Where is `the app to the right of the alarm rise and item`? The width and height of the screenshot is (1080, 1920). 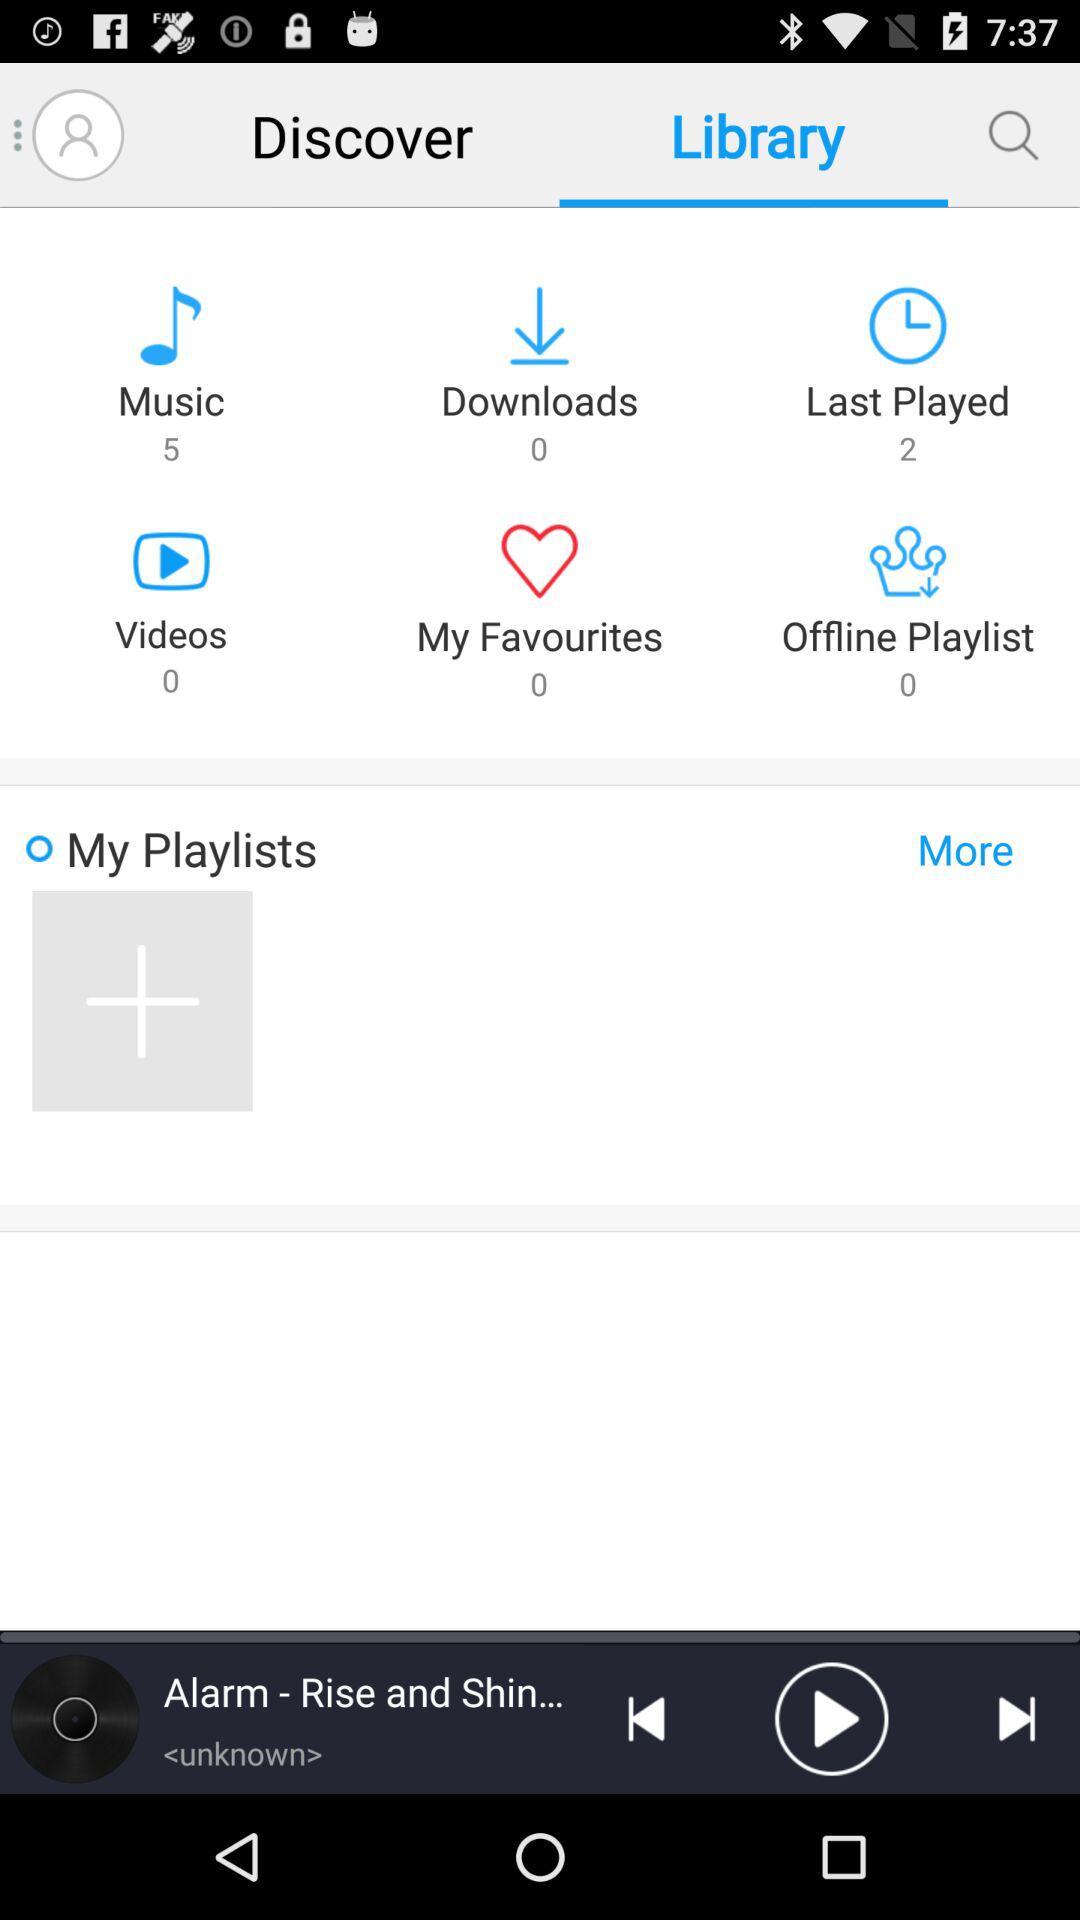
the app to the right of the alarm rise and item is located at coordinates (646, 1717).